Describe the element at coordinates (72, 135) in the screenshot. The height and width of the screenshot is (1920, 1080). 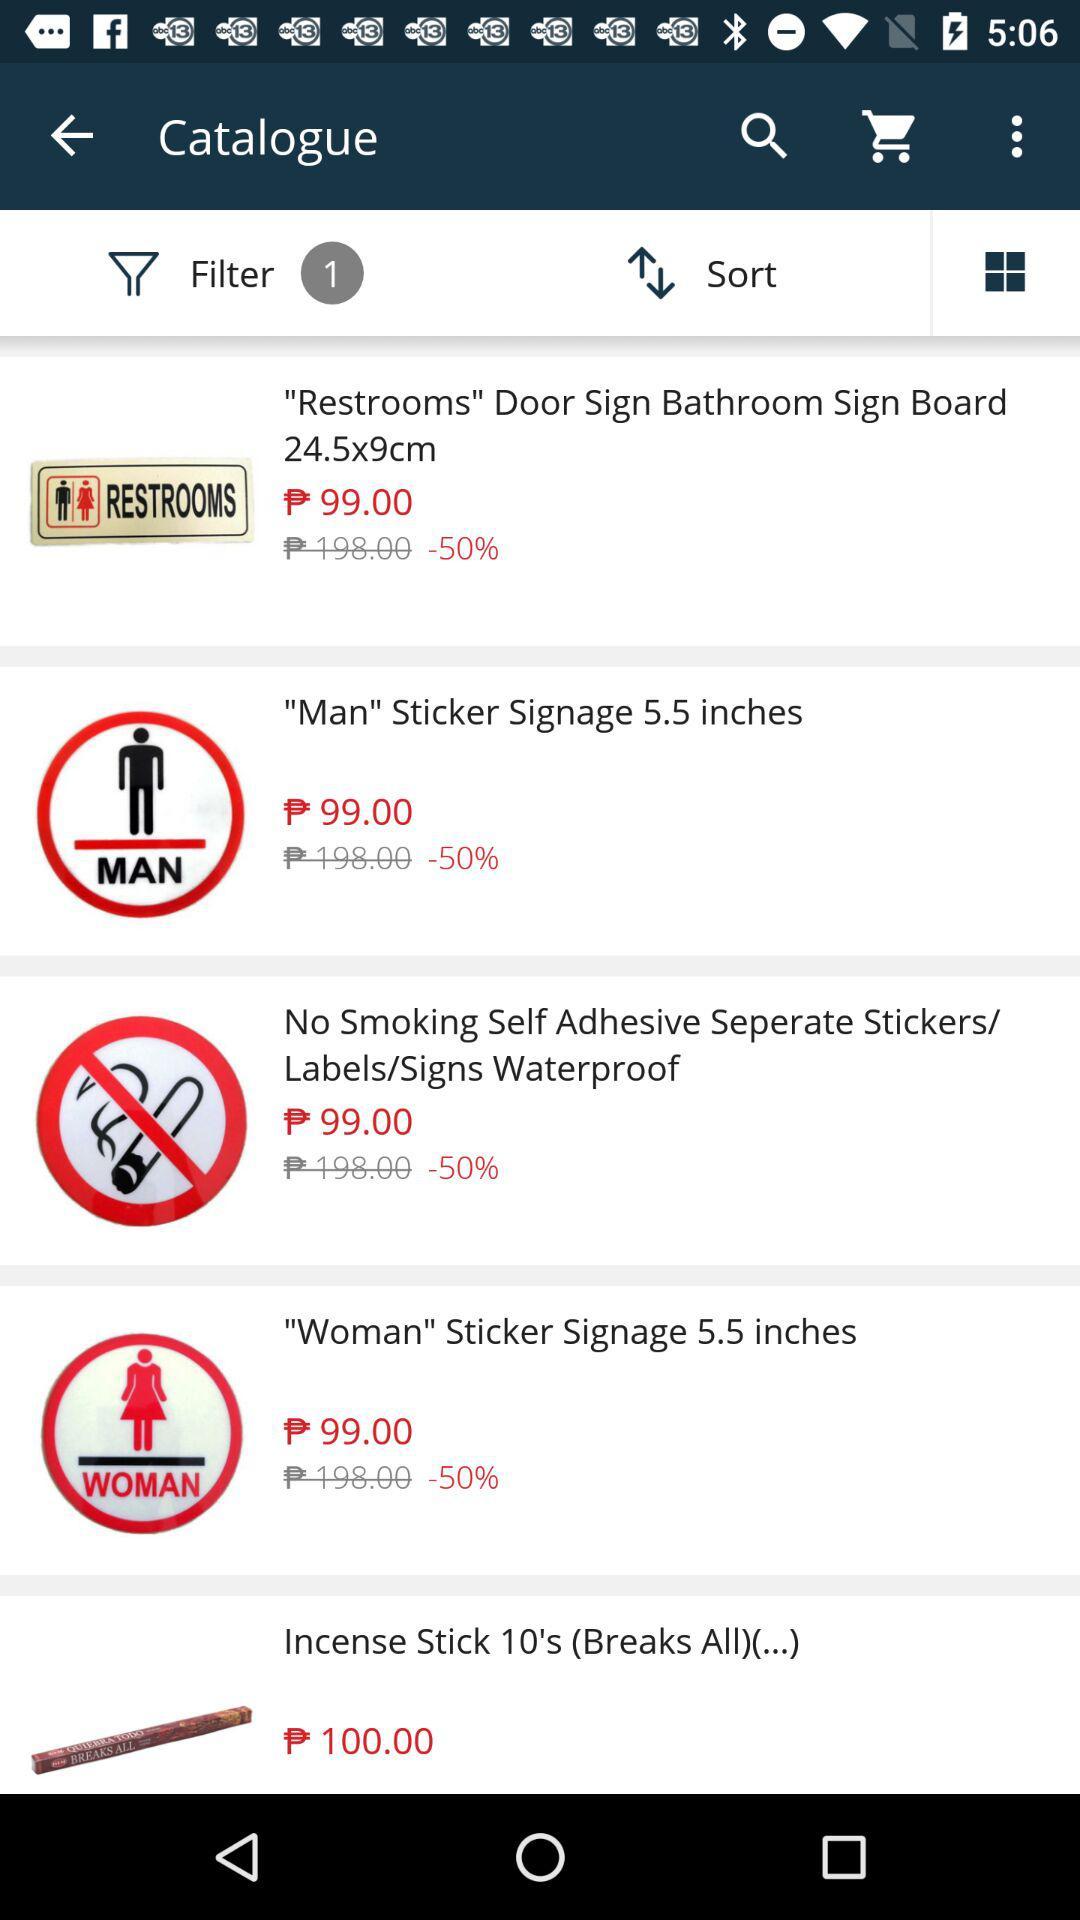
I see `go back` at that location.